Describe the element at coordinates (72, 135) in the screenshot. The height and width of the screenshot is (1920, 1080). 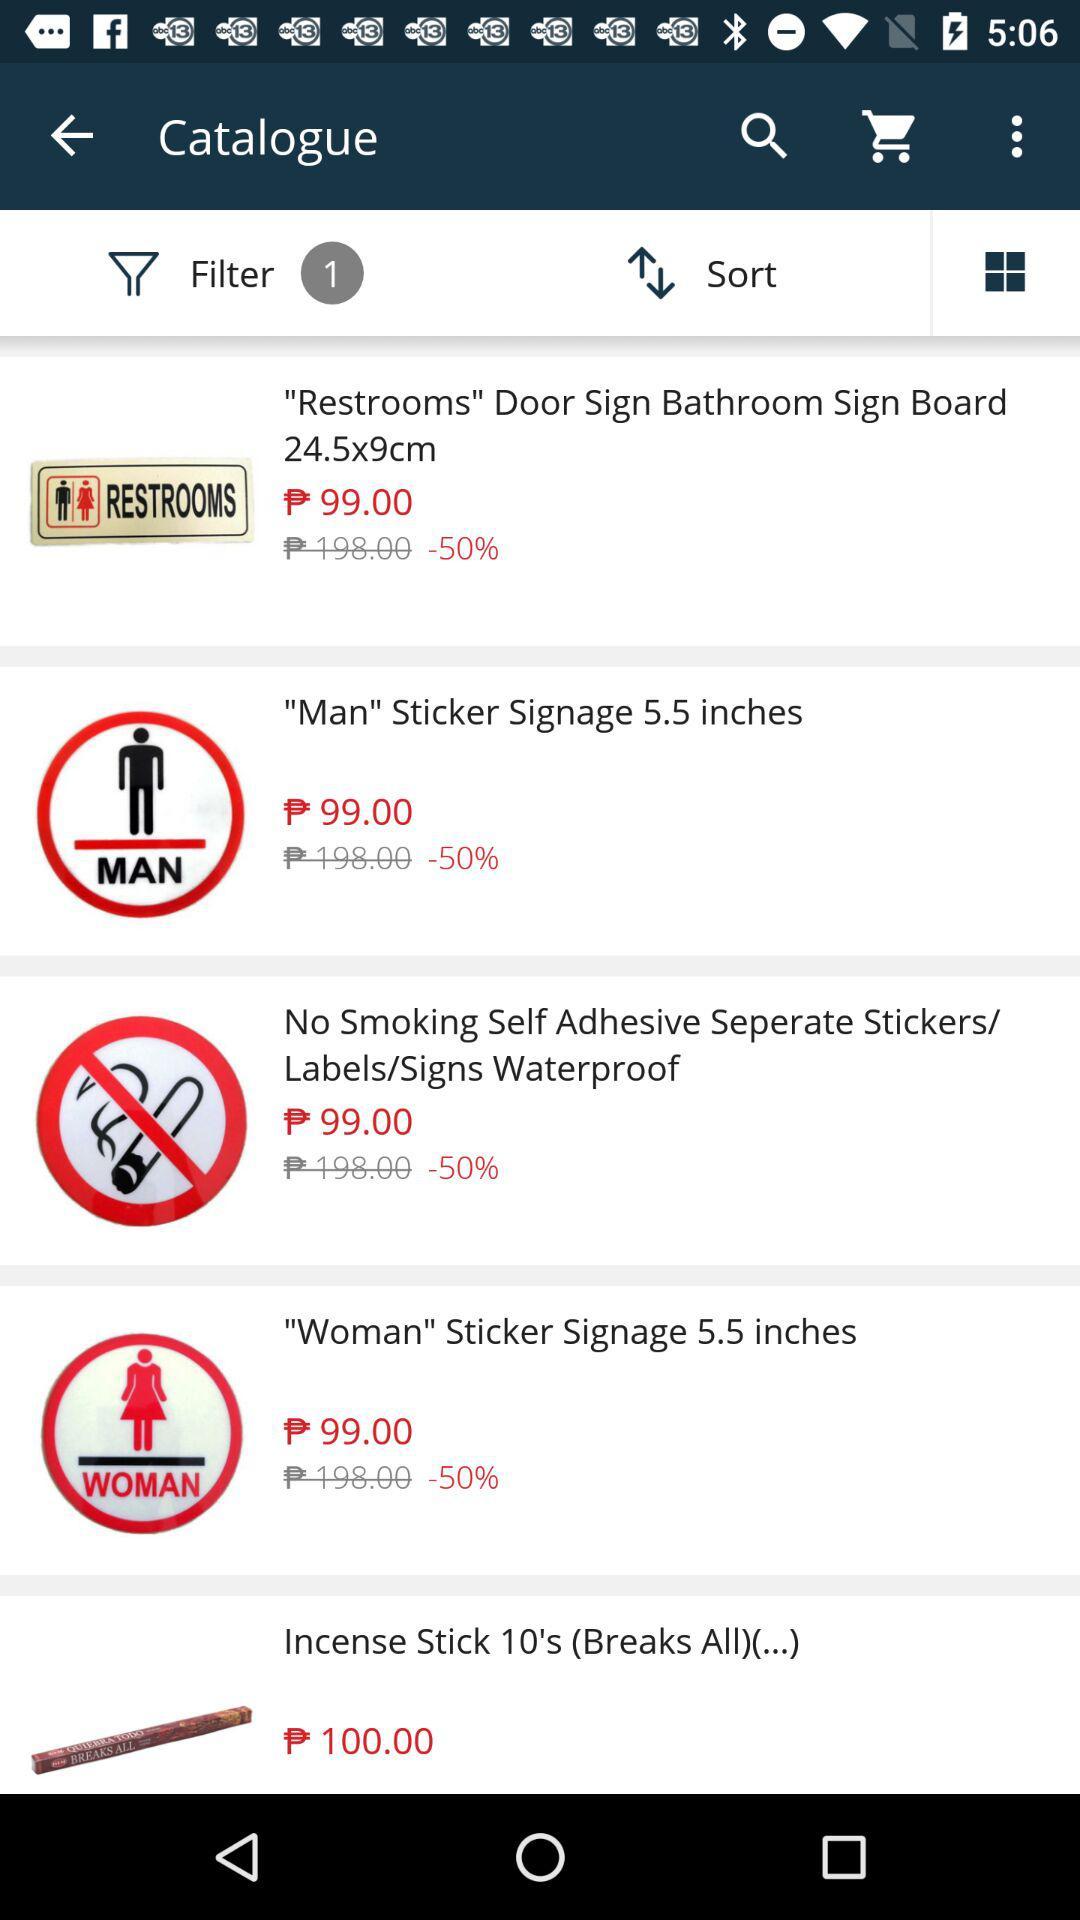
I see `go back` at that location.